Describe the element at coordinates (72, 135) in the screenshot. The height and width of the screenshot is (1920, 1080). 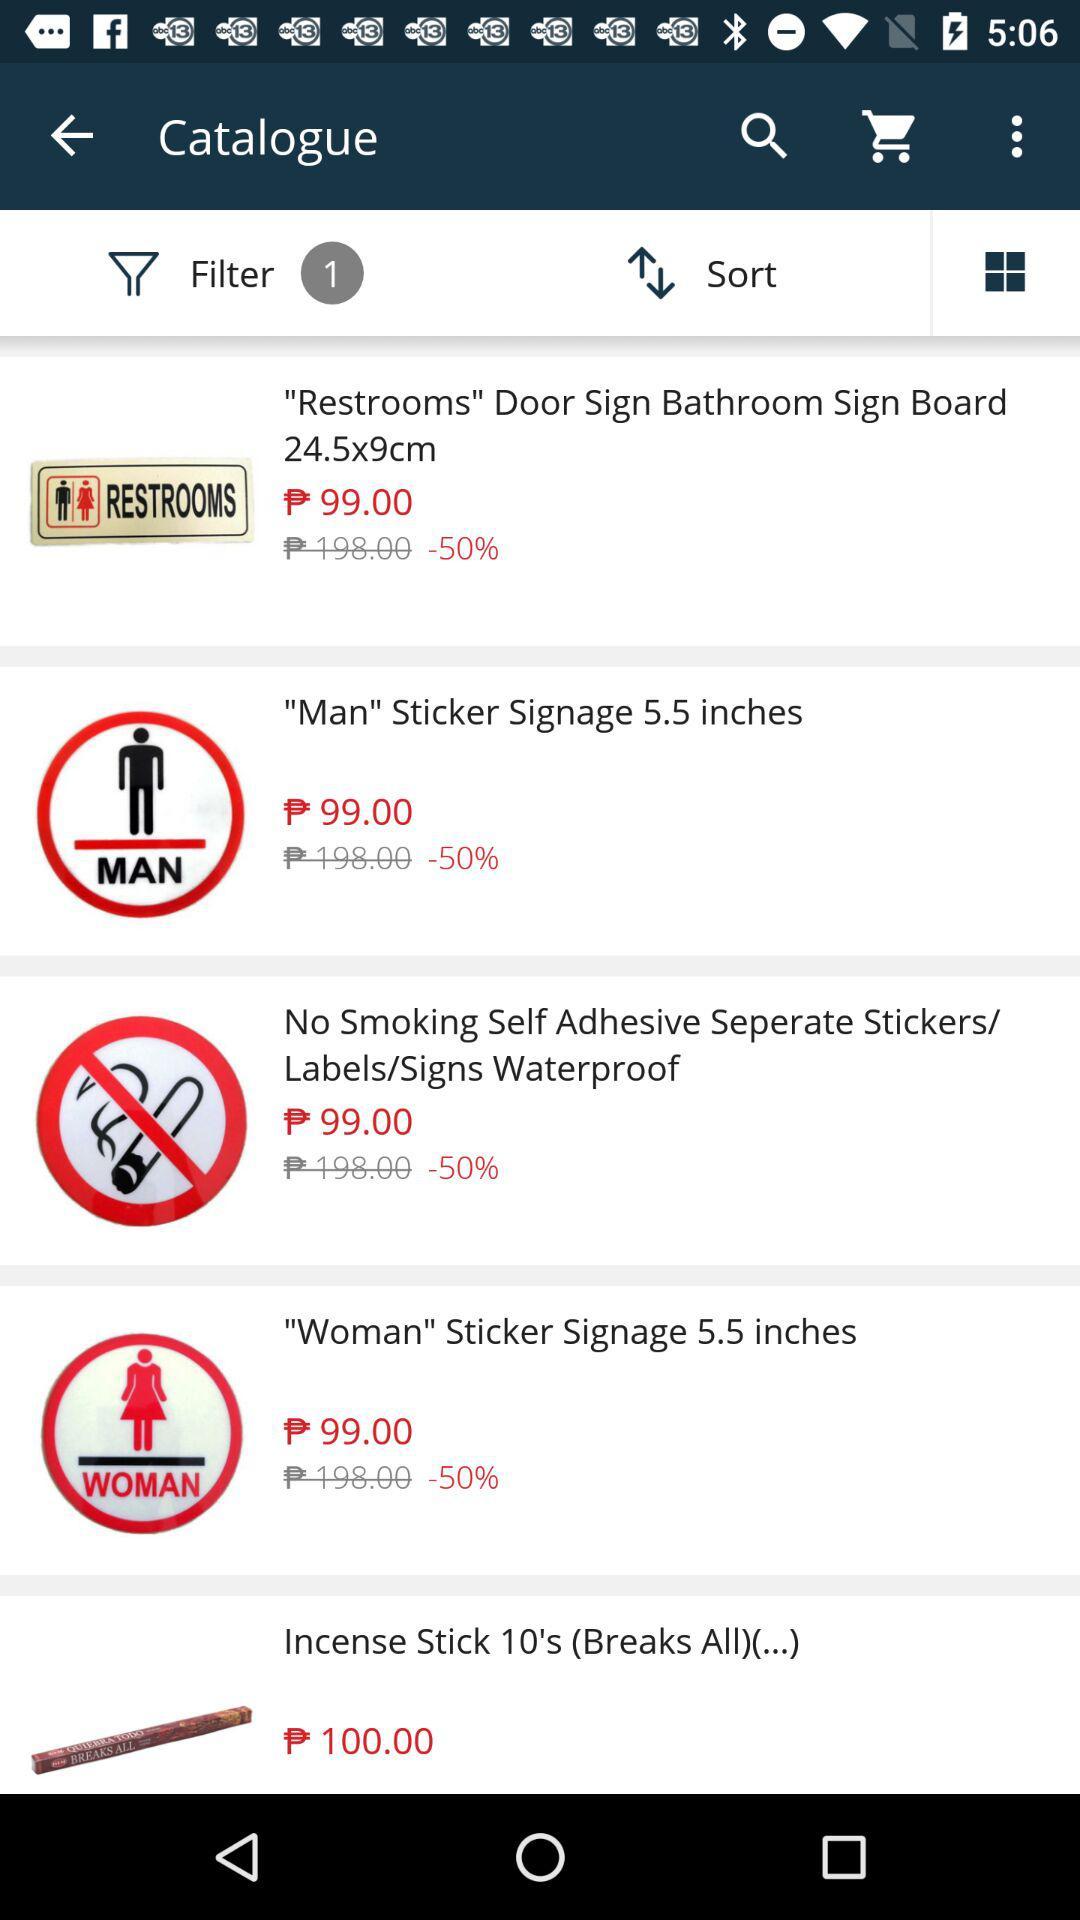
I see `go back` at that location.